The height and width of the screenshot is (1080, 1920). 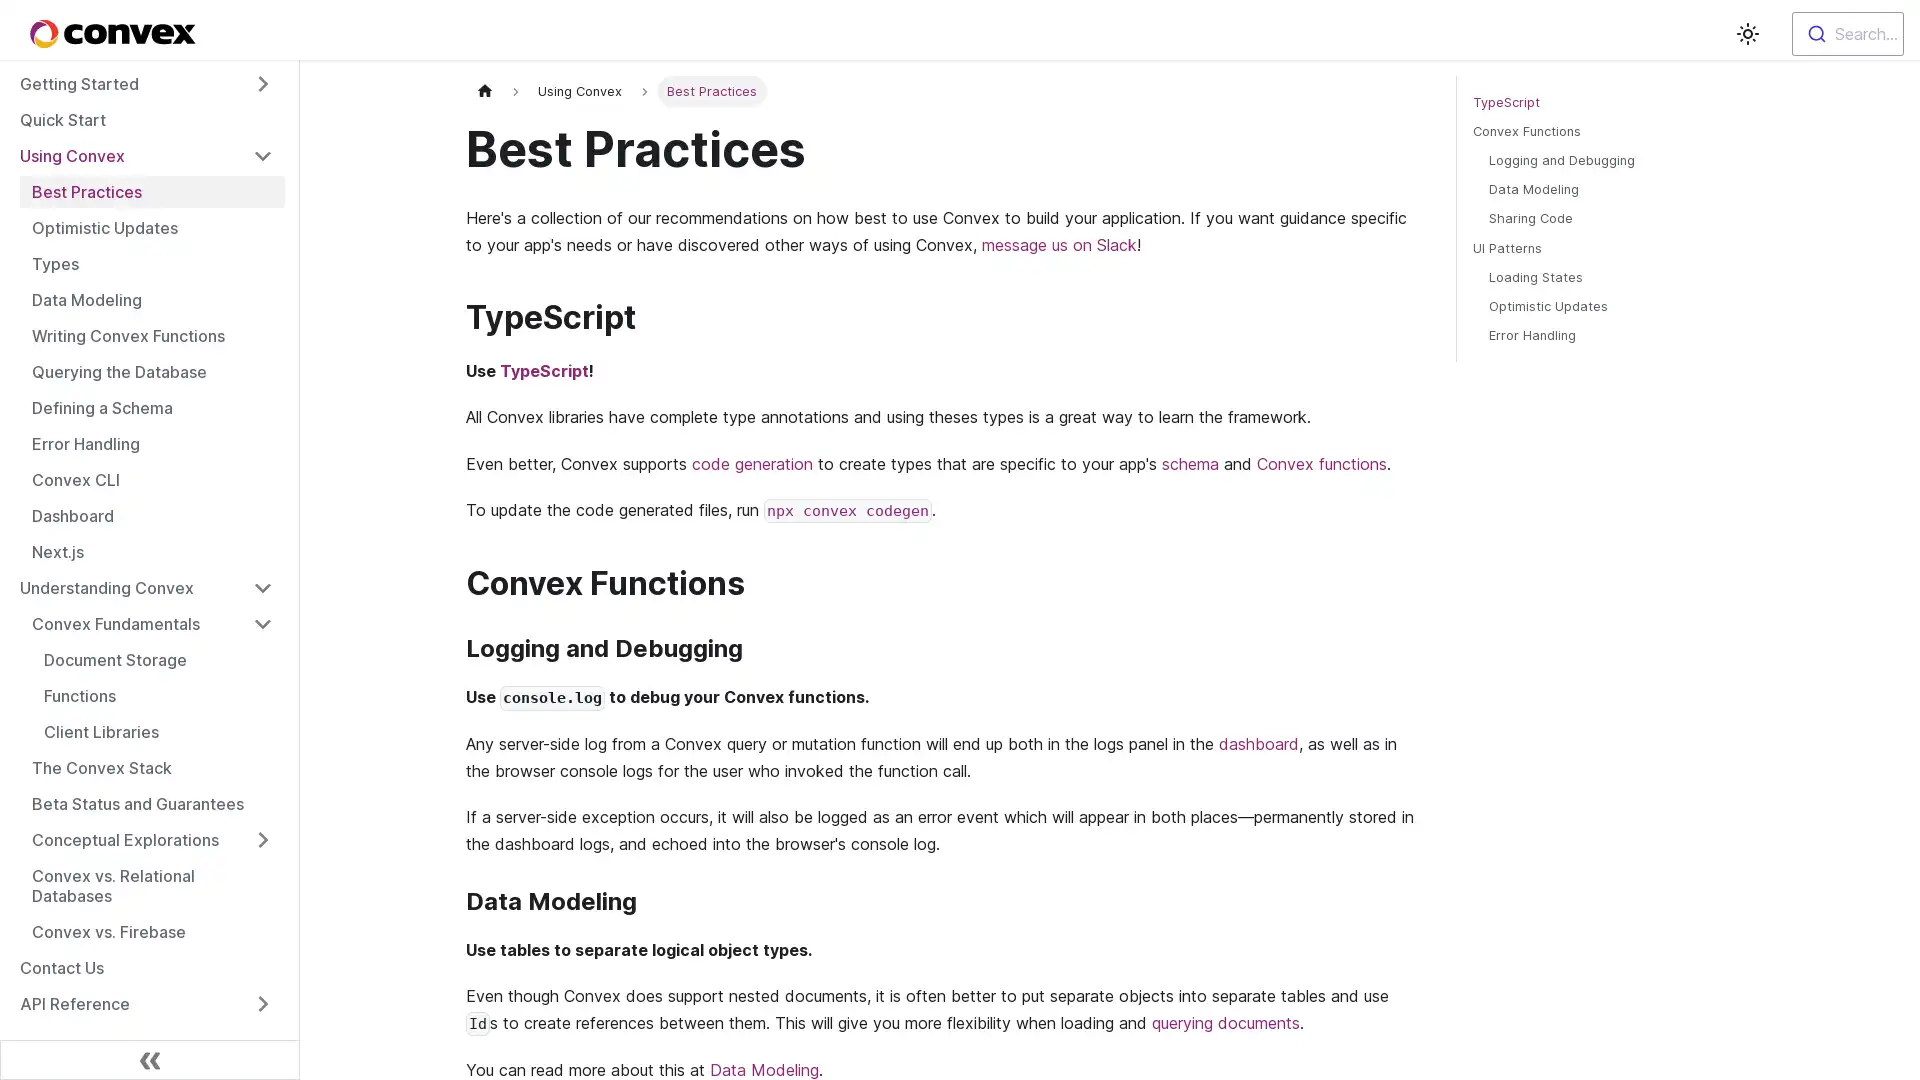 What do you see at coordinates (1746, 34) in the screenshot?
I see `Switch between dark and light mode (currently light mode)` at bounding box center [1746, 34].